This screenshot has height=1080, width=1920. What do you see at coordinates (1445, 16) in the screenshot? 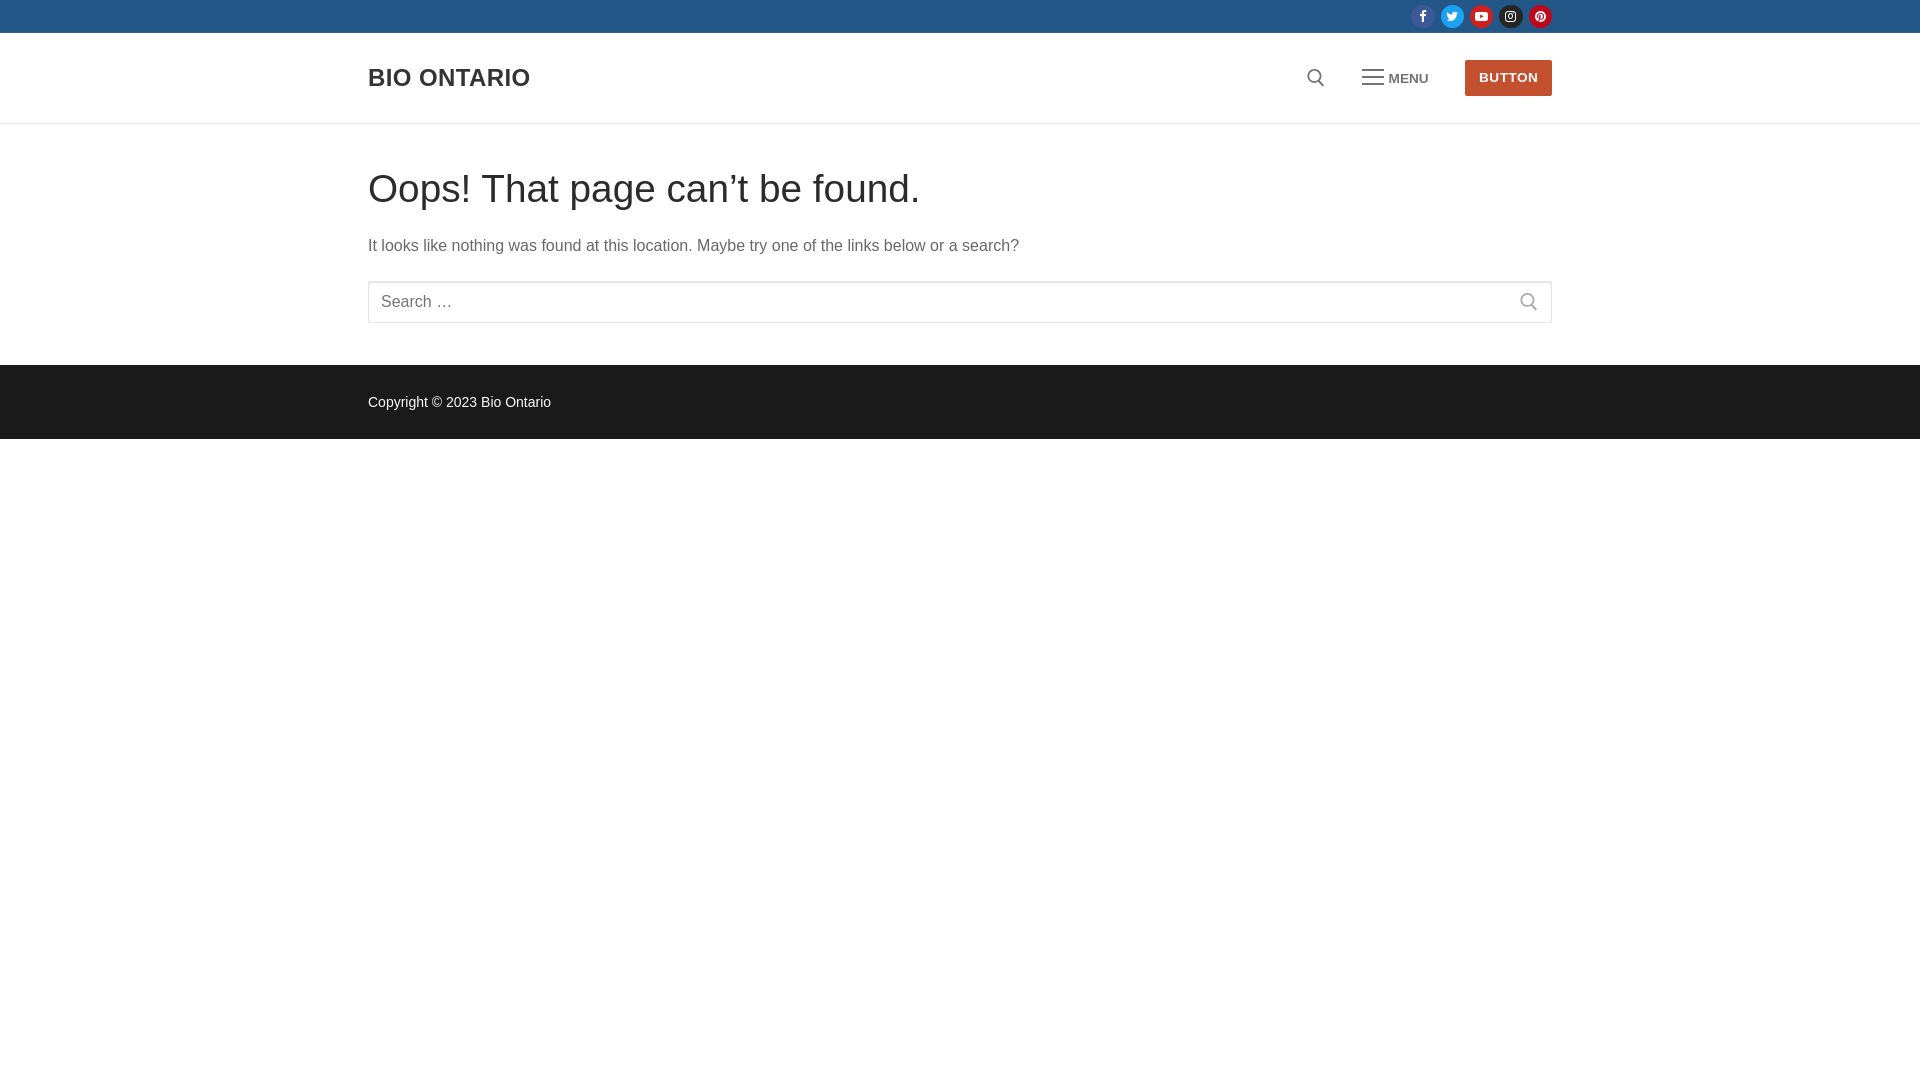
I see `'Twitter'` at bounding box center [1445, 16].